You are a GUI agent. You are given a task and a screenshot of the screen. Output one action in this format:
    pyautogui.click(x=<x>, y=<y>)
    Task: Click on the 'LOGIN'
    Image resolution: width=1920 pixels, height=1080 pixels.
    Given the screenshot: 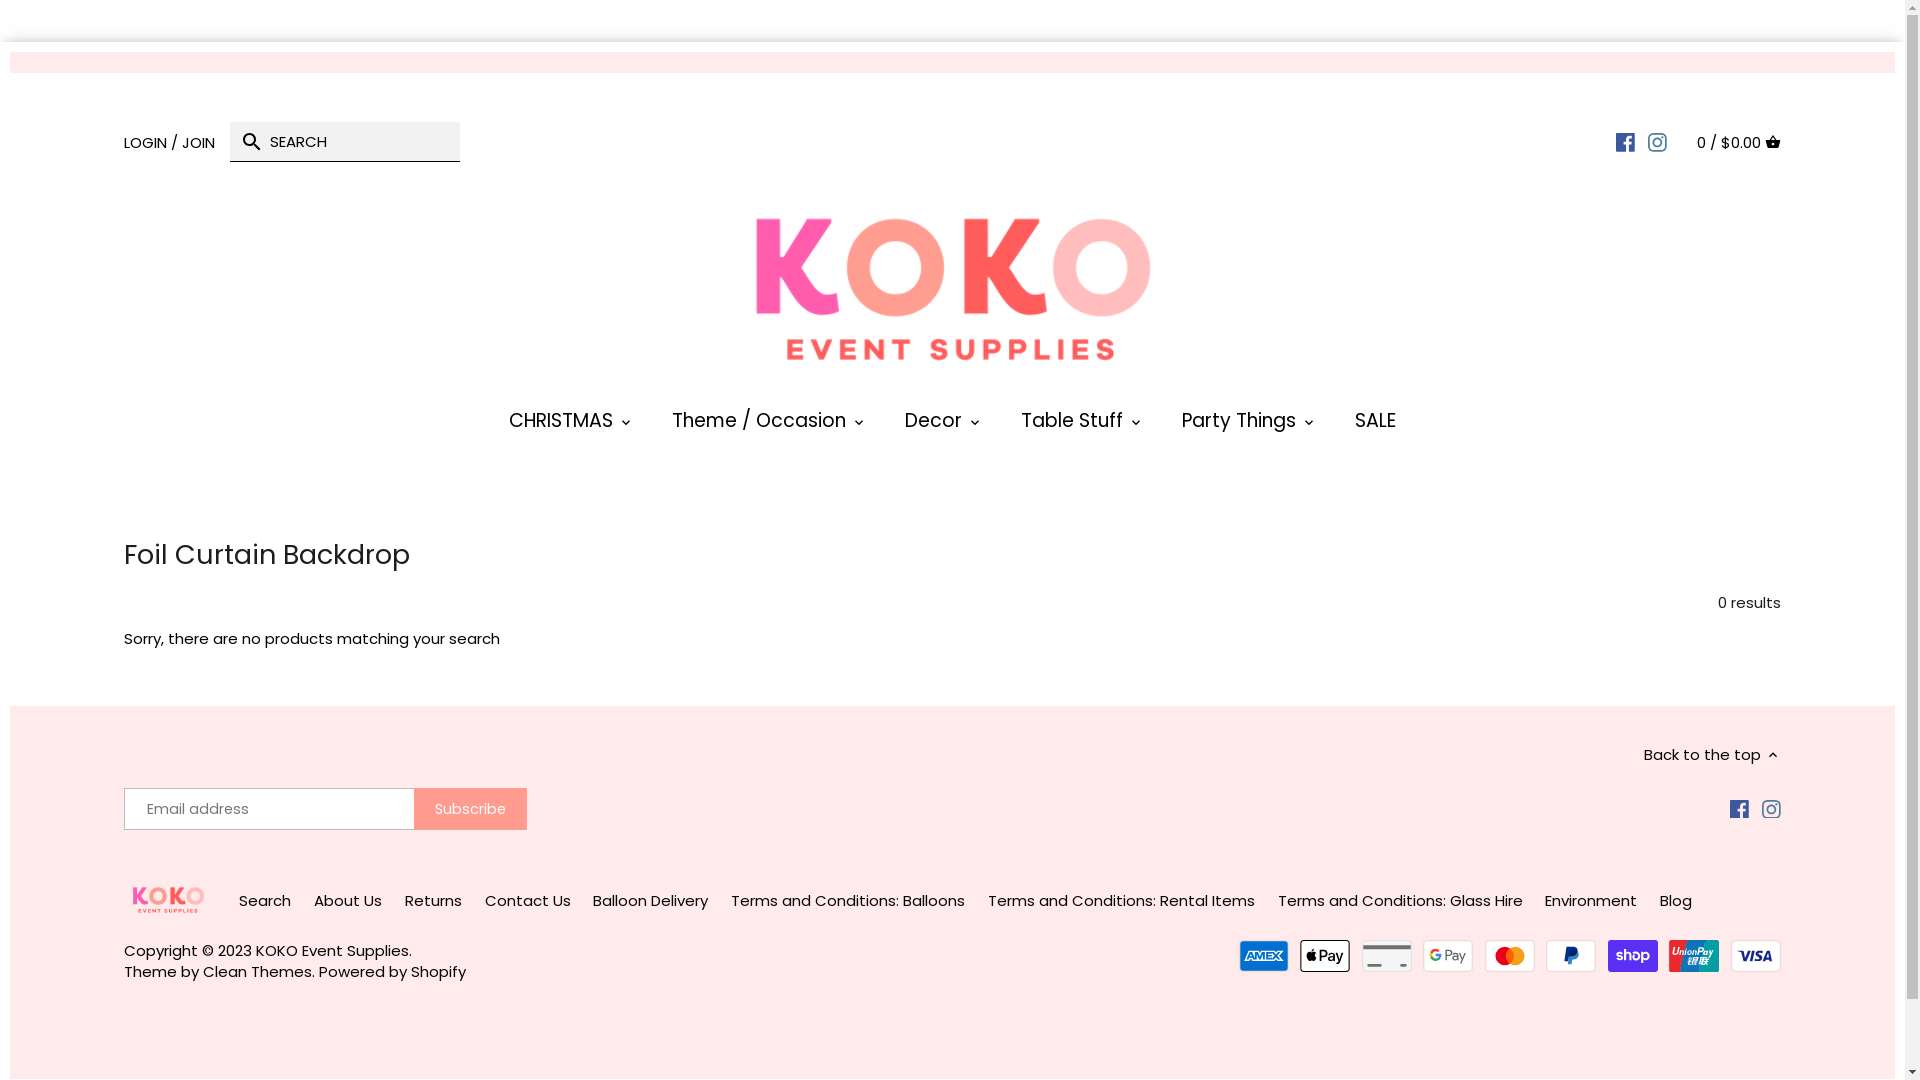 What is the action you would take?
    pyautogui.click(x=123, y=140)
    